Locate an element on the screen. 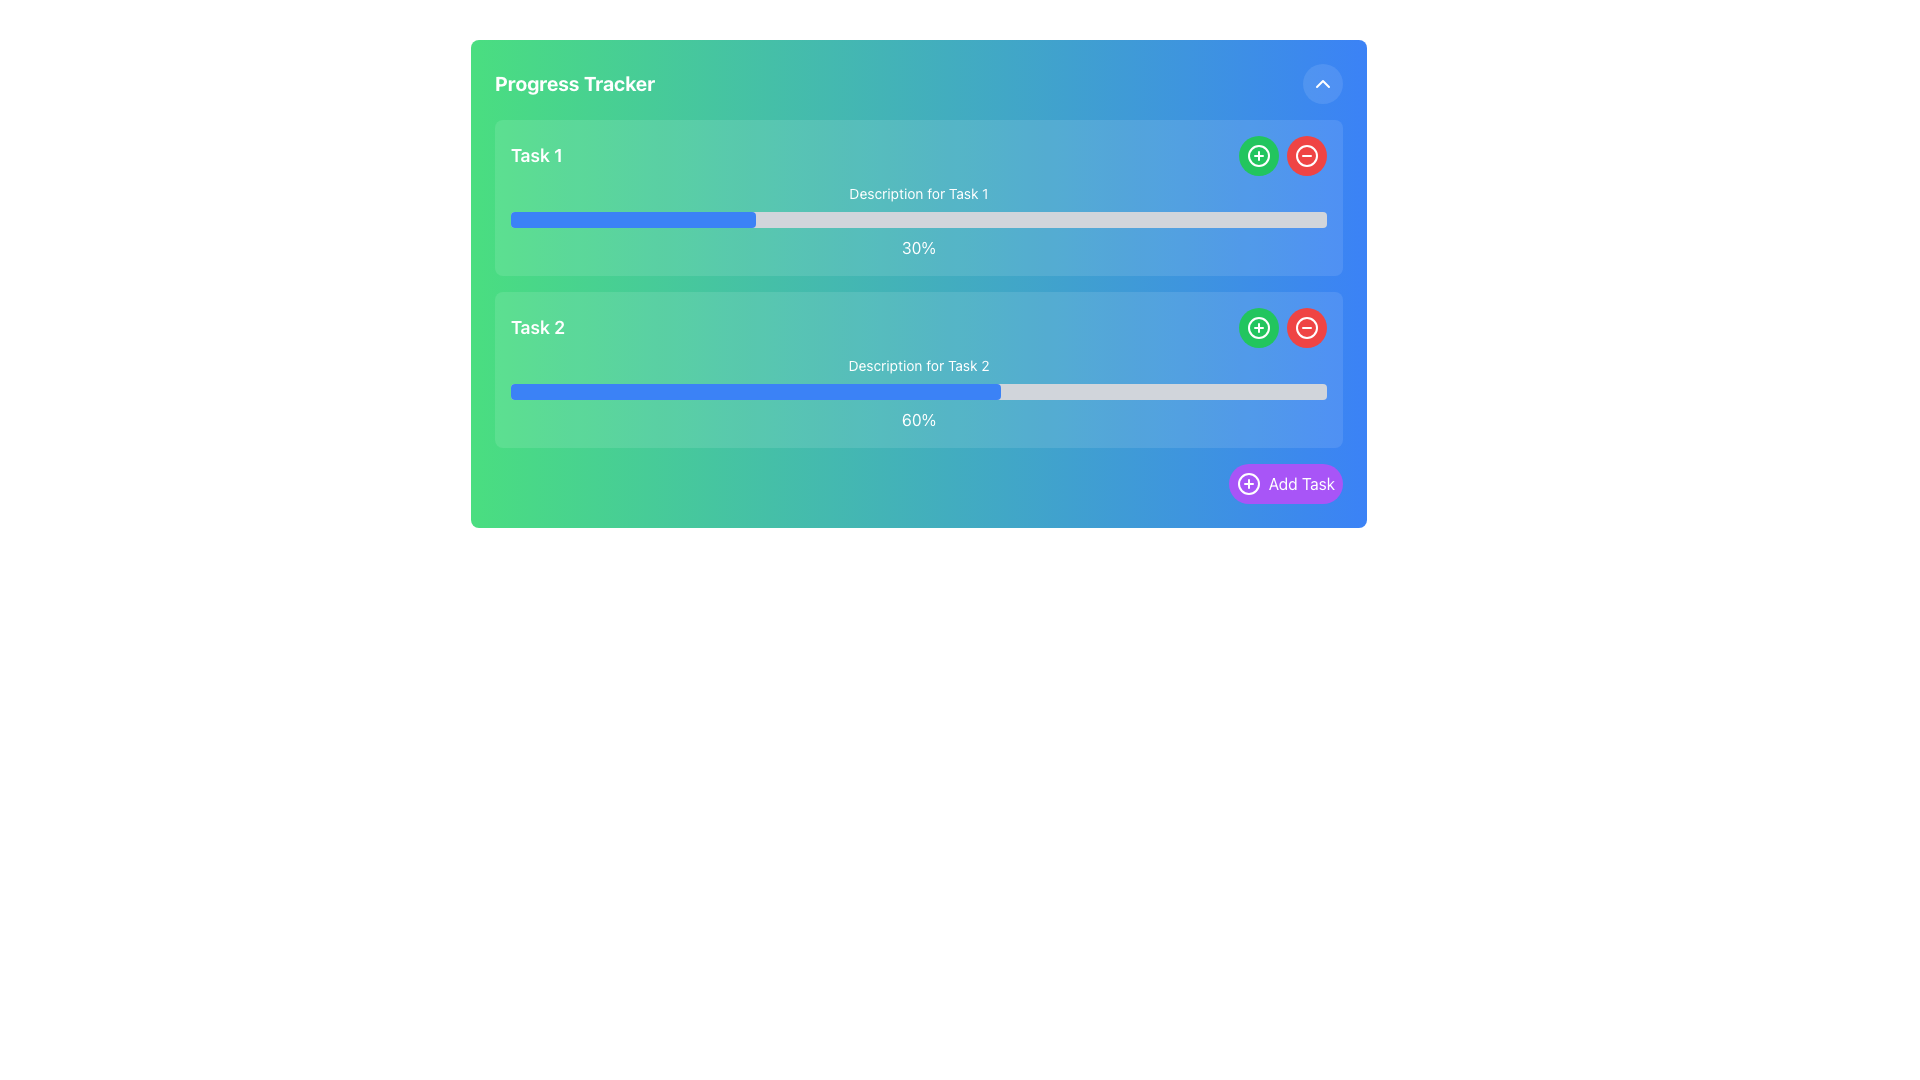  the progress bar for Task 2, which is a horizontal bar with a blue segment indicating 60% completion, located below Task 1's progress bar is located at coordinates (917, 392).